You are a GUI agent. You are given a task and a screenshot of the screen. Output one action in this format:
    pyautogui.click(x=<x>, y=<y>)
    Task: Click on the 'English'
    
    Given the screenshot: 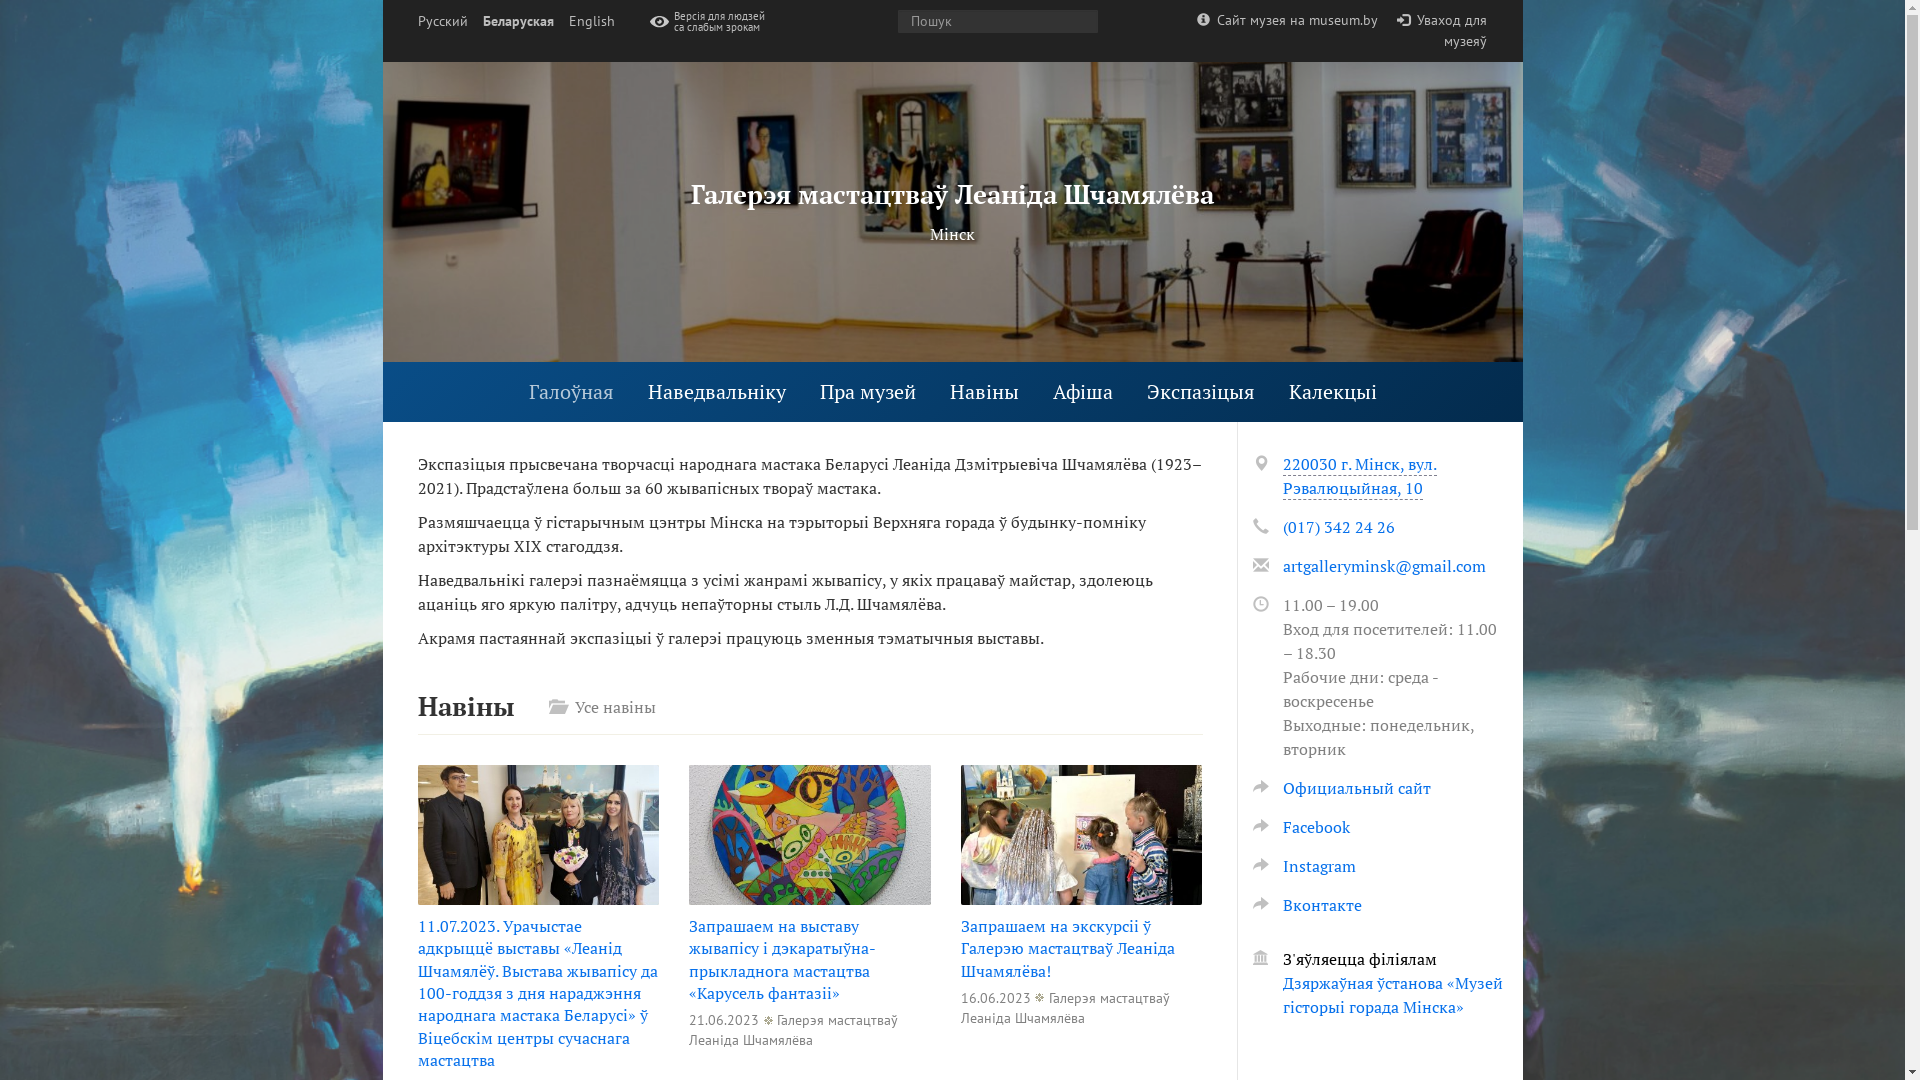 What is the action you would take?
    pyautogui.click(x=589, y=21)
    